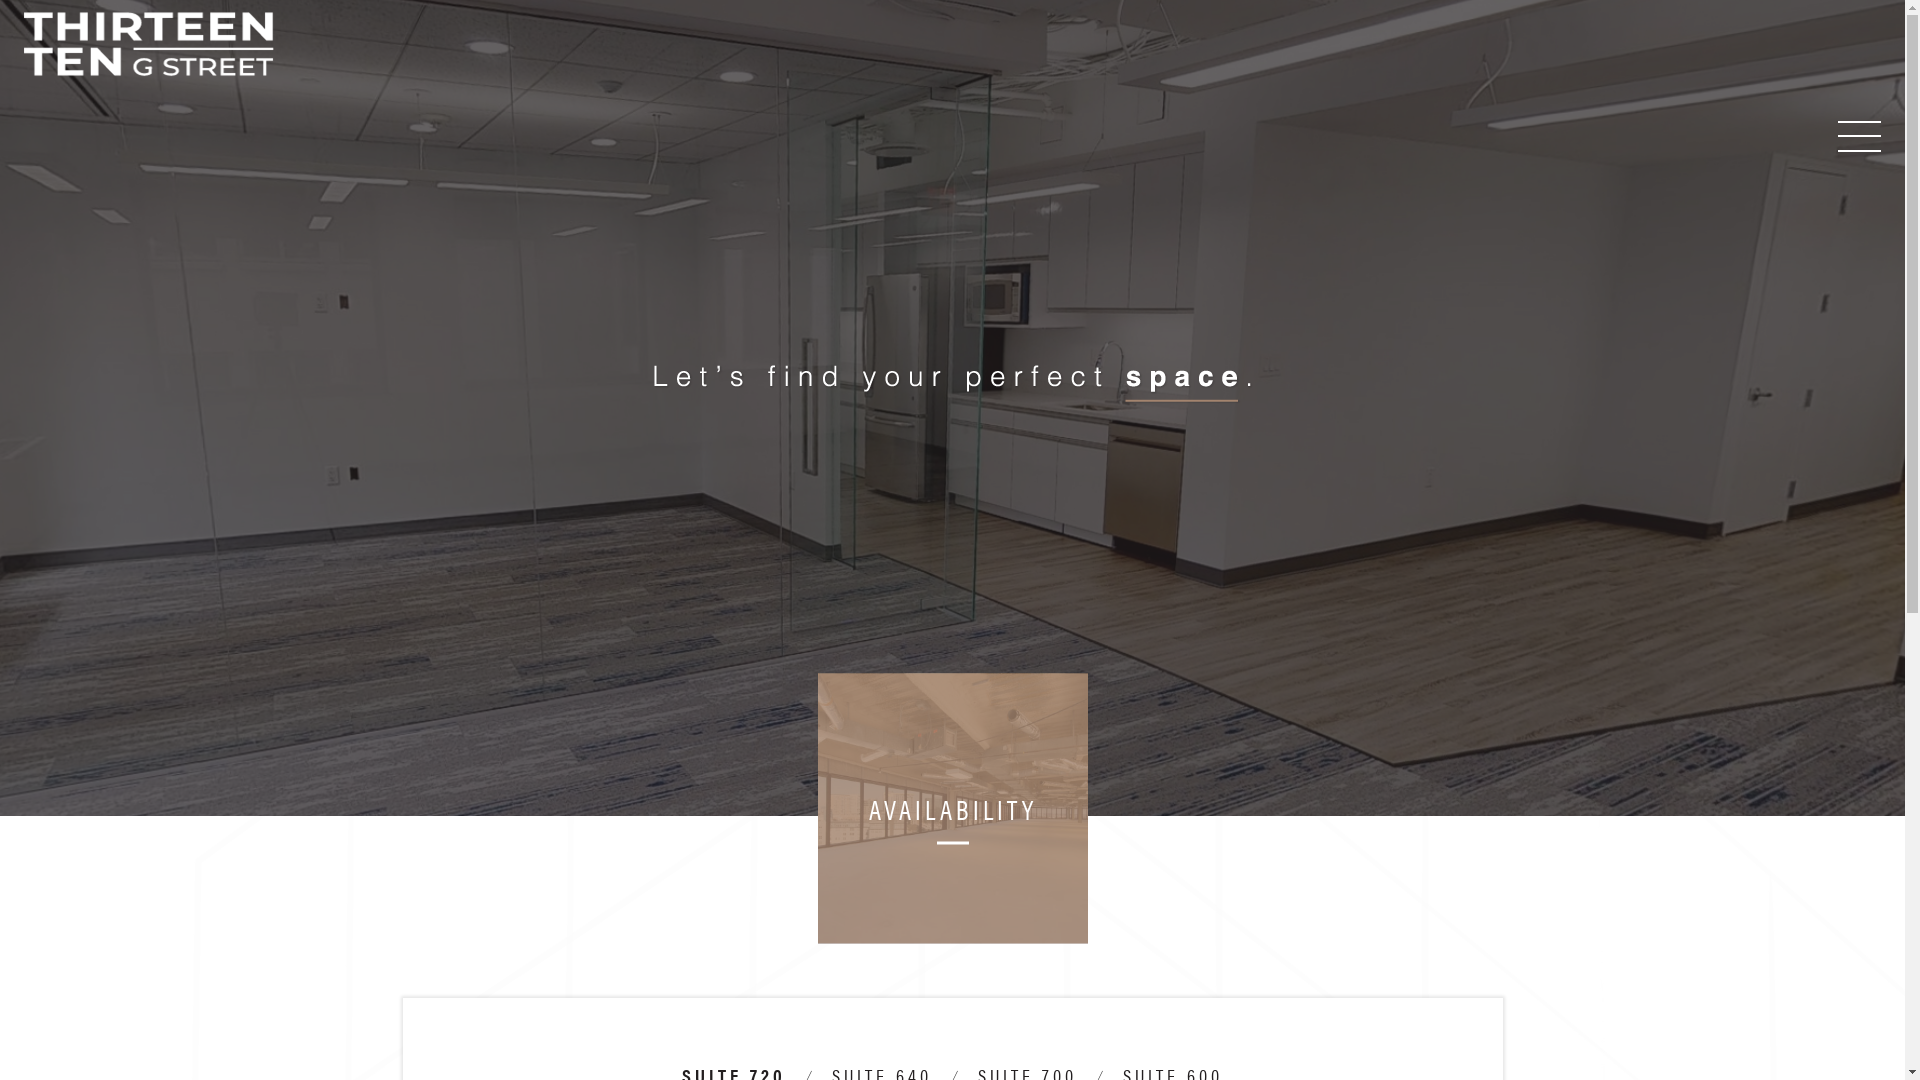  What do you see at coordinates (952, 808) in the screenshot?
I see `'AVAILABILITY'` at bounding box center [952, 808].